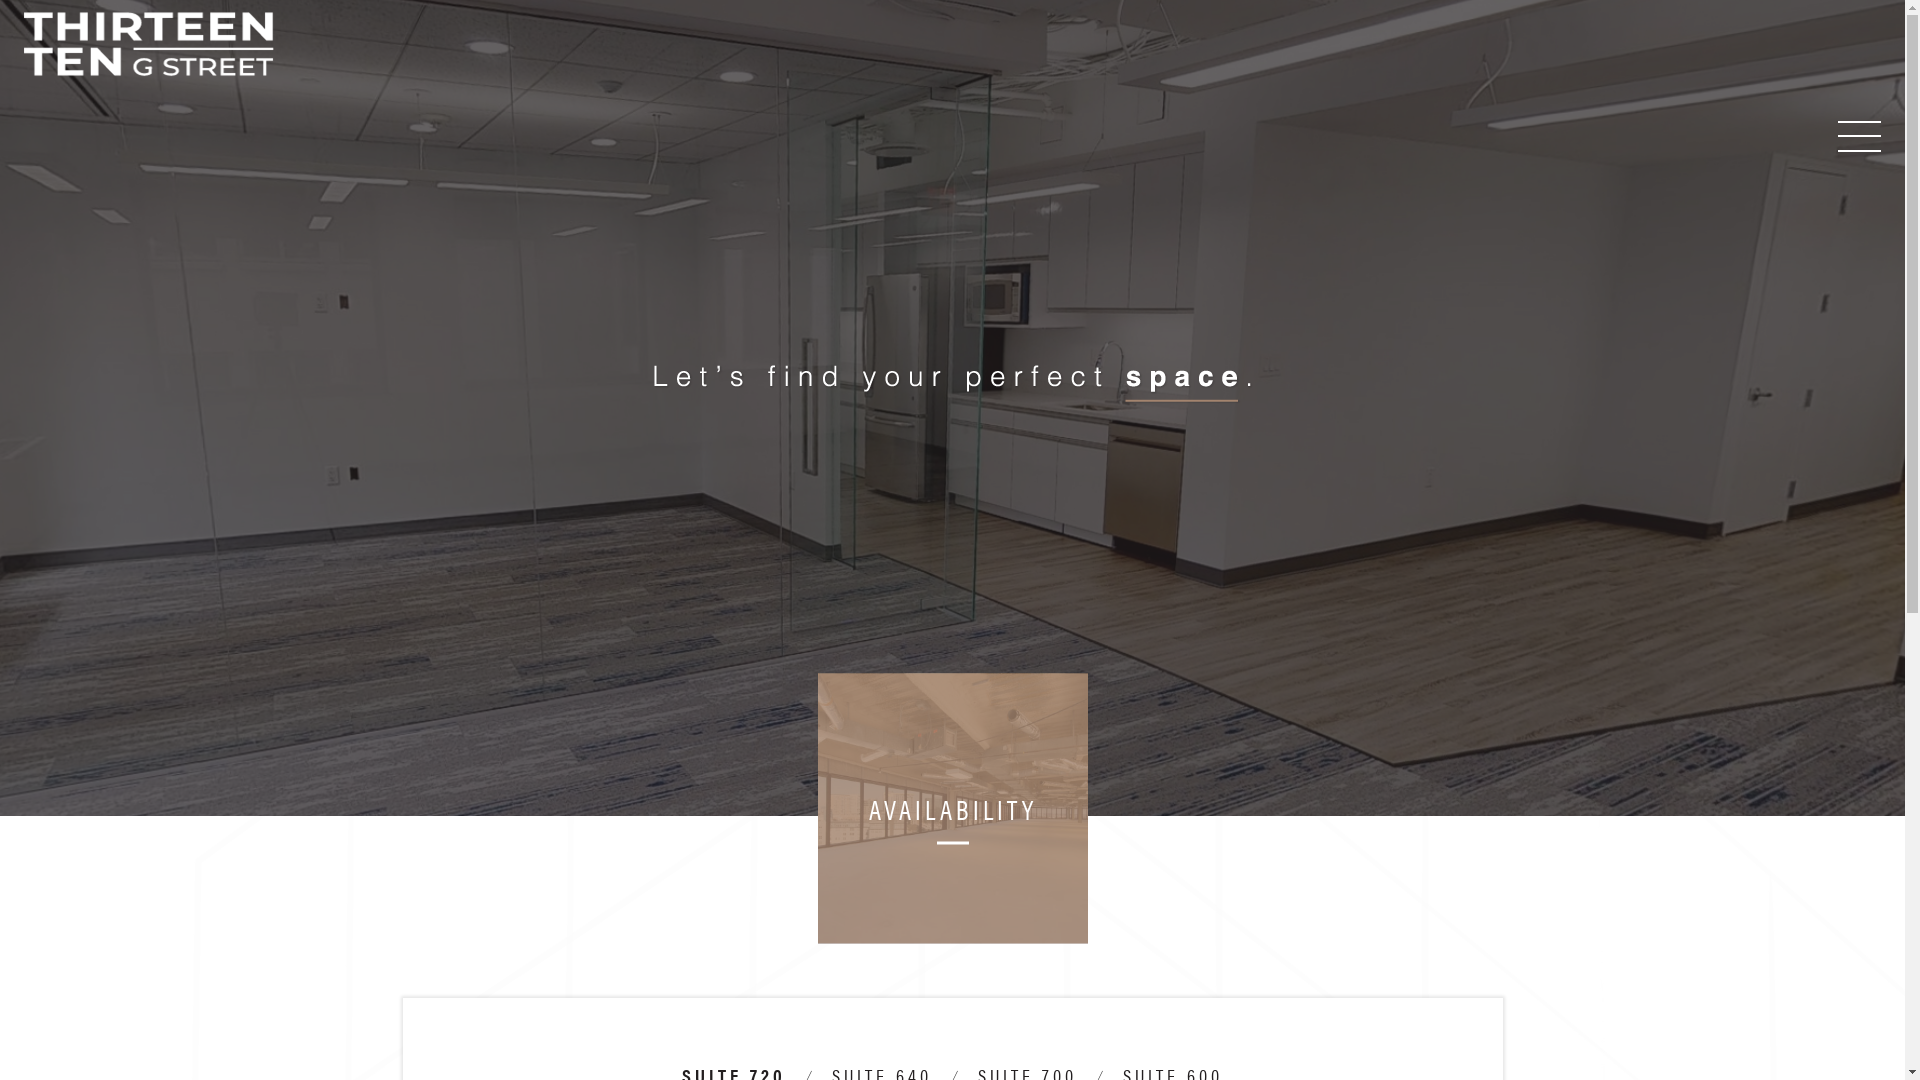  What do you see at coordinates (952, 808) in the screenshot?
I see `'AVAILABILITY'` at bounding box center [952, 808].